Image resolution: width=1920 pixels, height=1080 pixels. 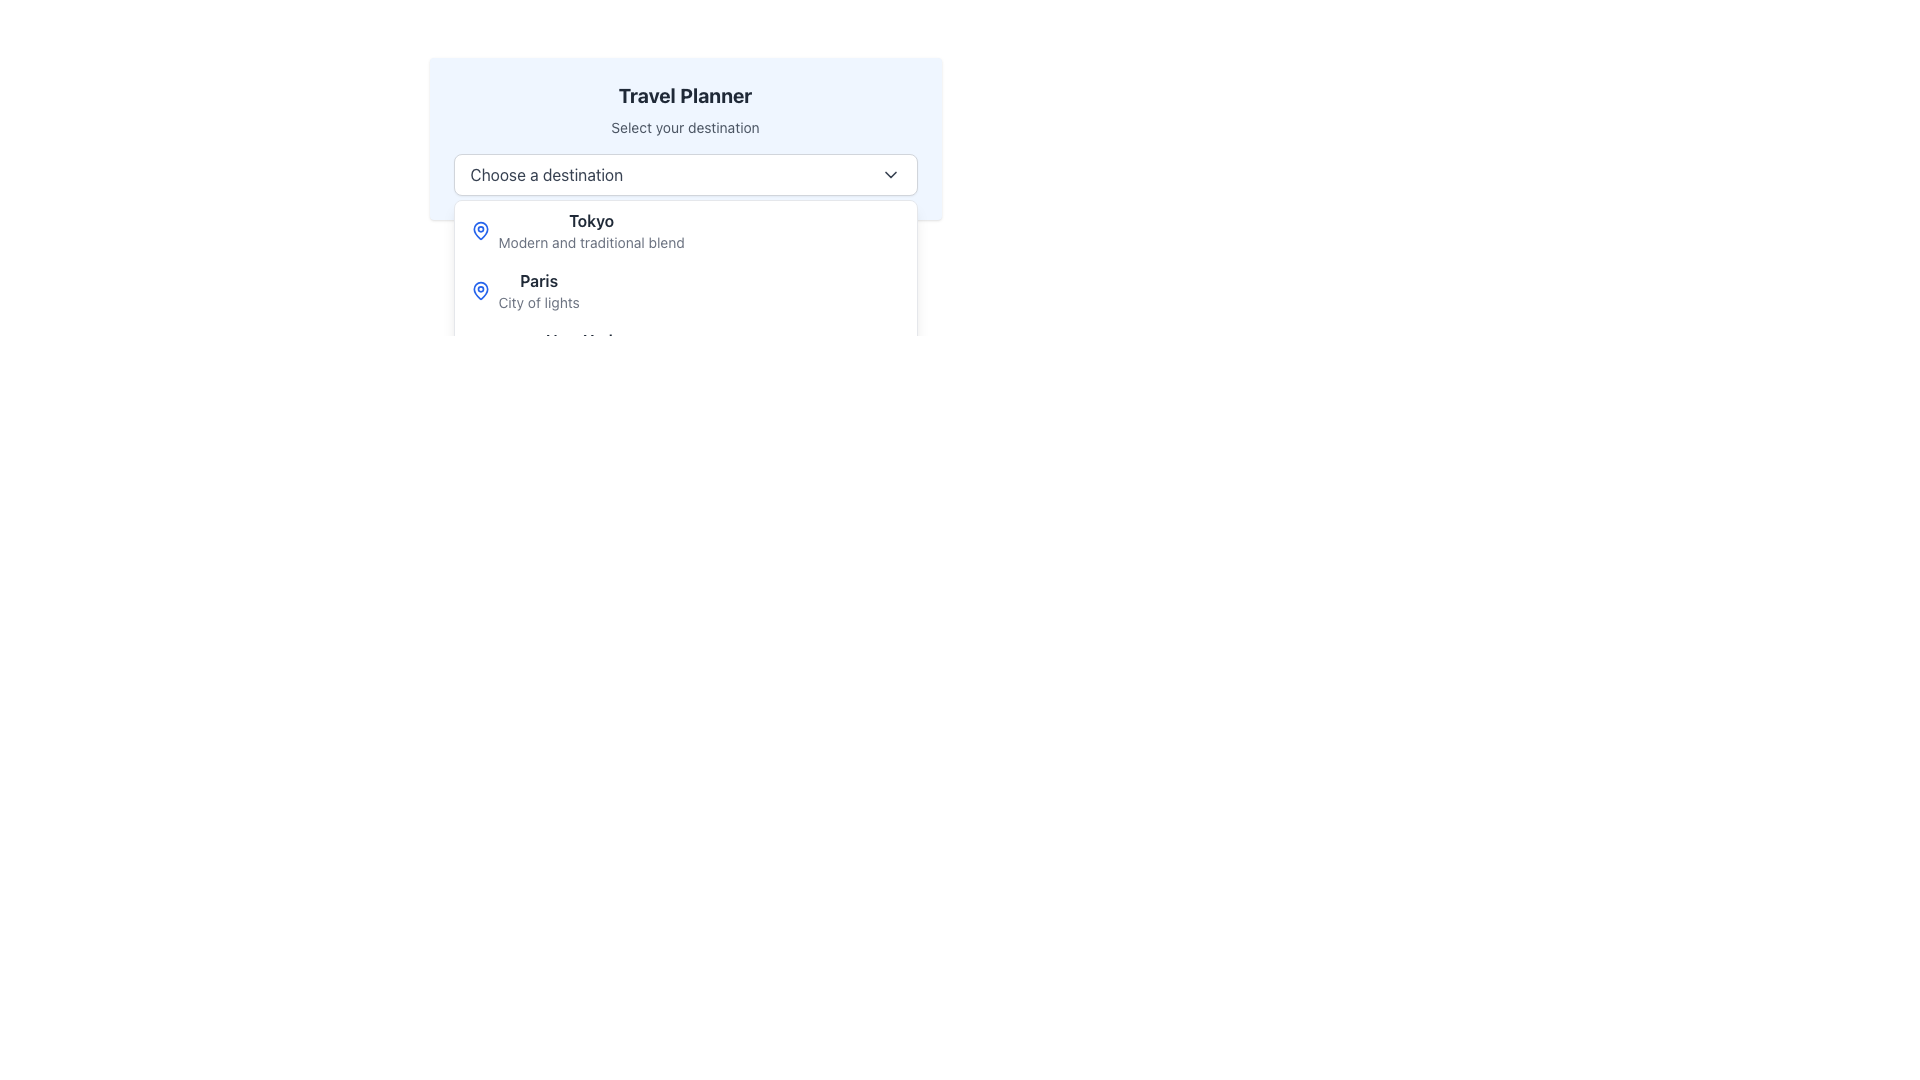 What do you see at coordinates (685, 350) in the screenshot?
I see `on the third list item in the dropdown menu` at bounding box center [685, 350].